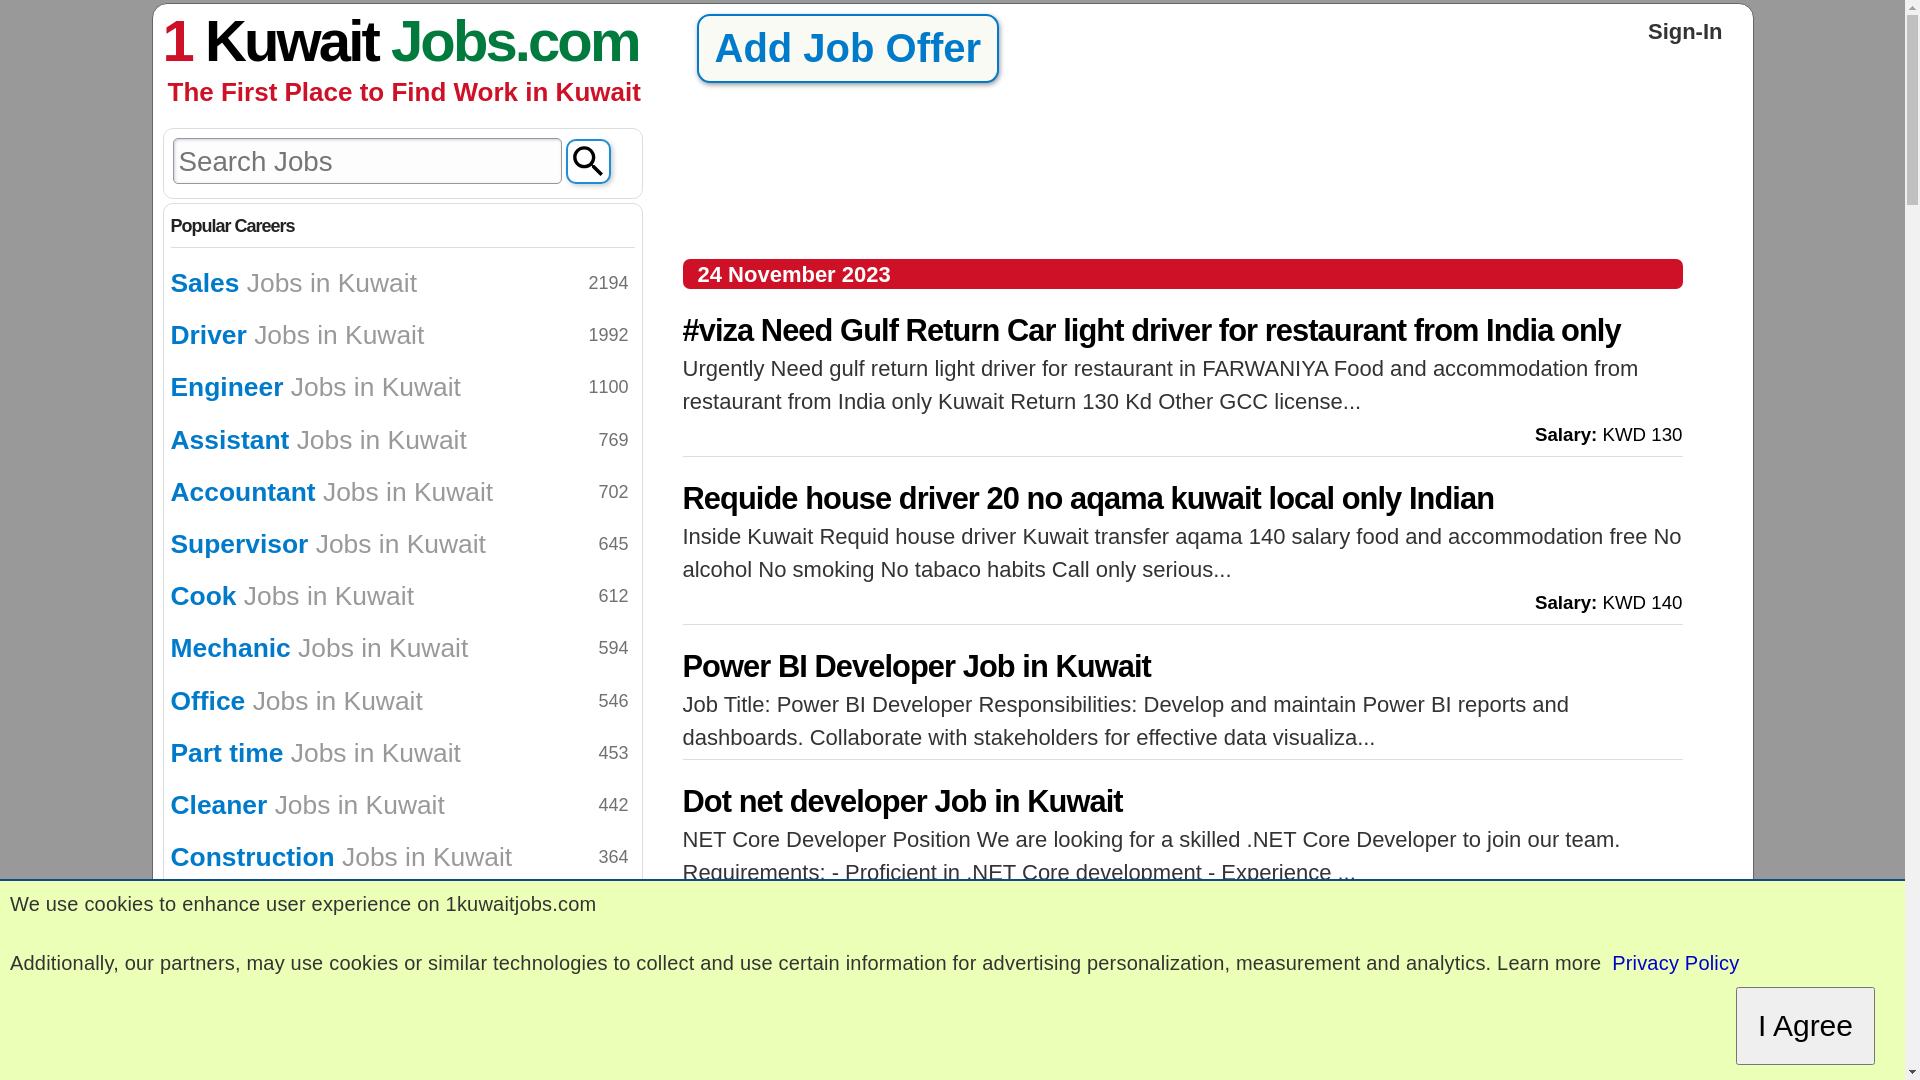  I want to click on 'I Agree', so click(1805, 1026).